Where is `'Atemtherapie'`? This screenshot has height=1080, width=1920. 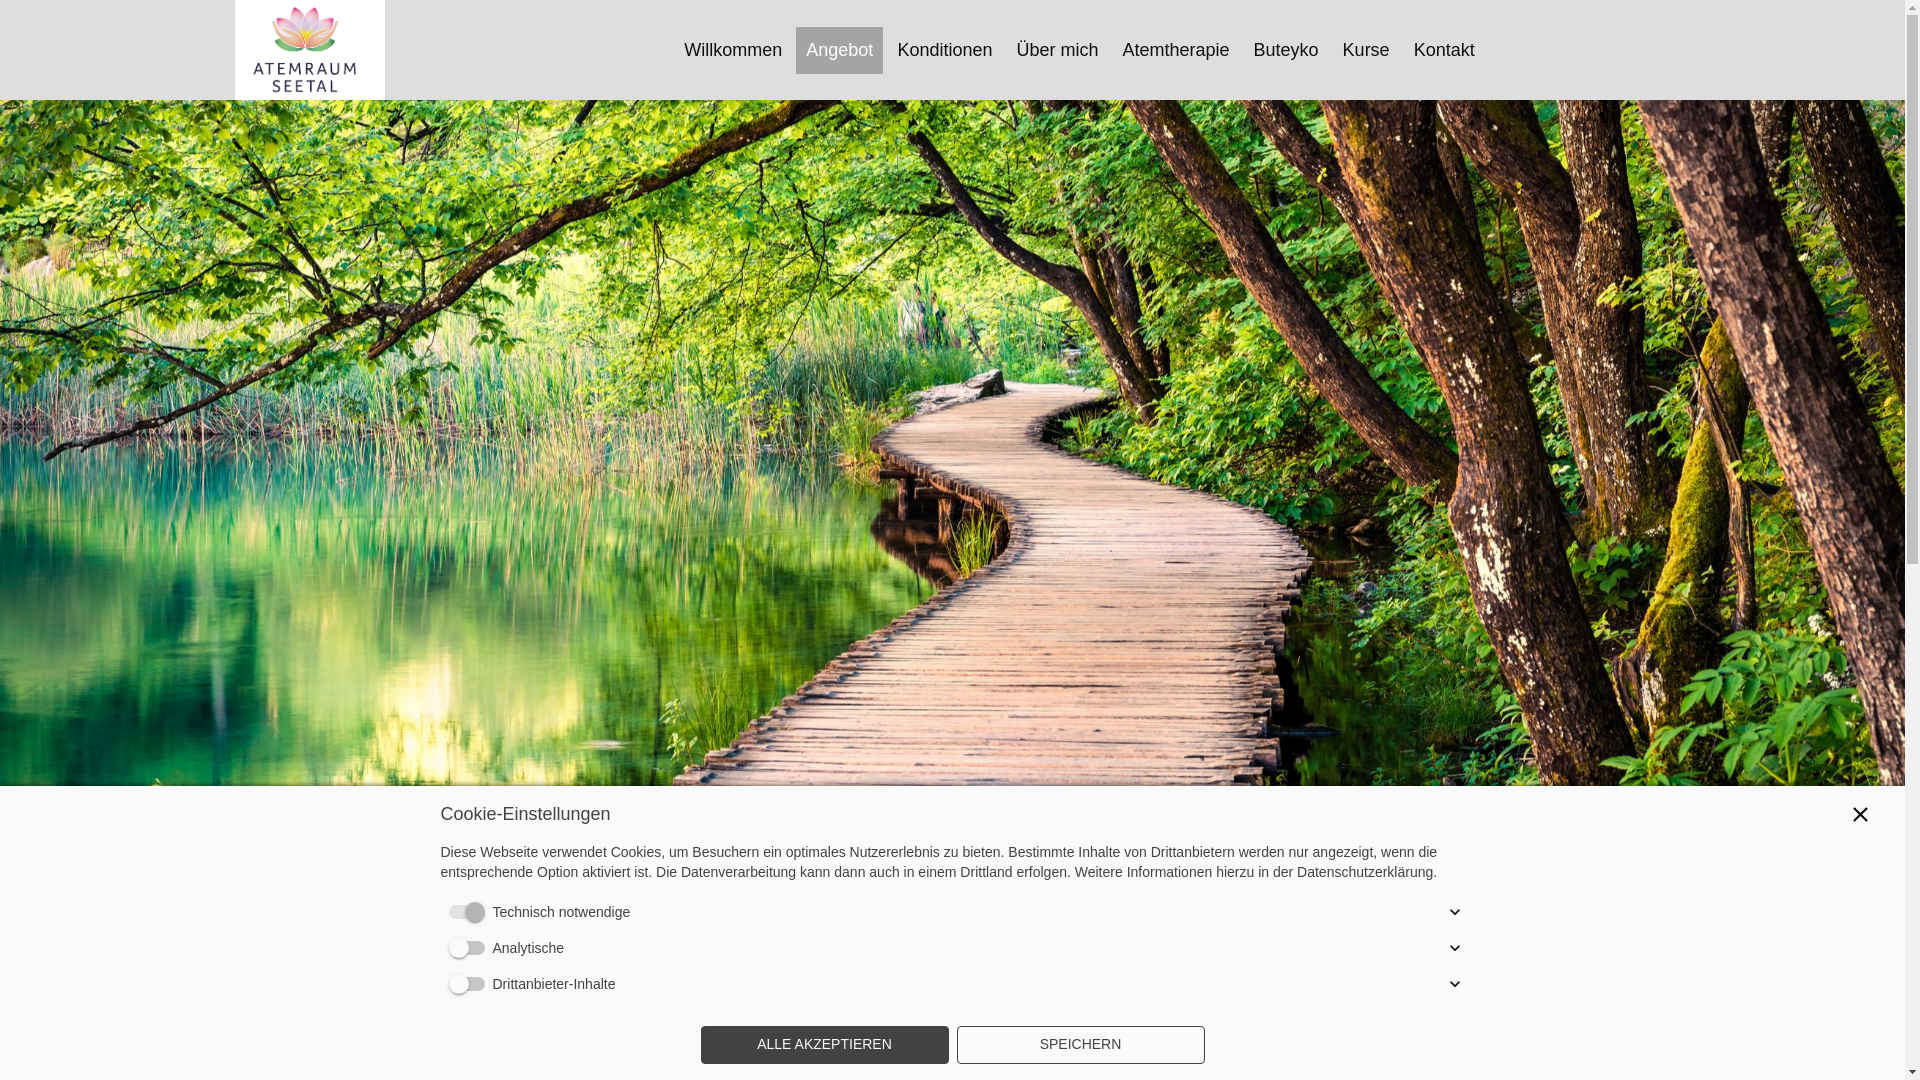
'Atemtherapie' is located at coordinates (1175, 49).